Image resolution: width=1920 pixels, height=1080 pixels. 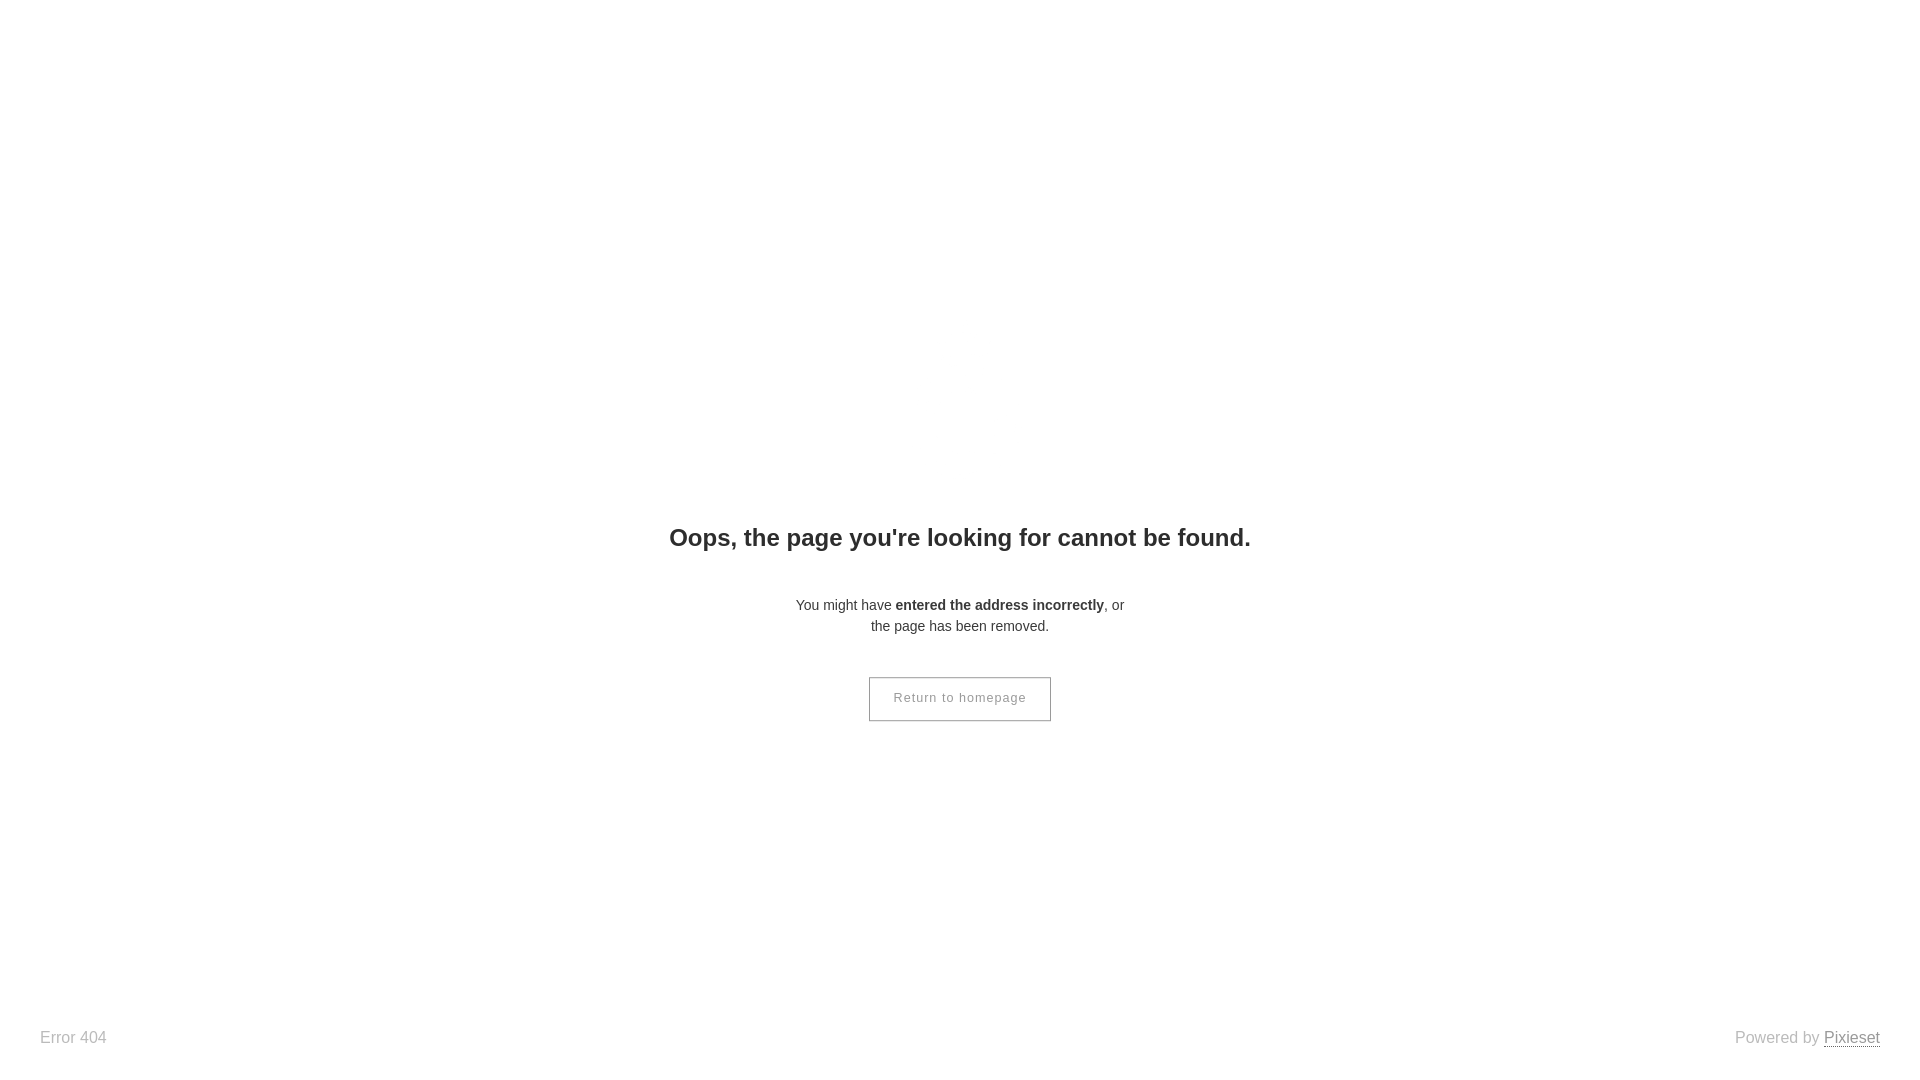 What do you see at coordinates (1851, 1036) in the screenshot?
I see `'Pixieset'` at bounding box center [1851, 1036].